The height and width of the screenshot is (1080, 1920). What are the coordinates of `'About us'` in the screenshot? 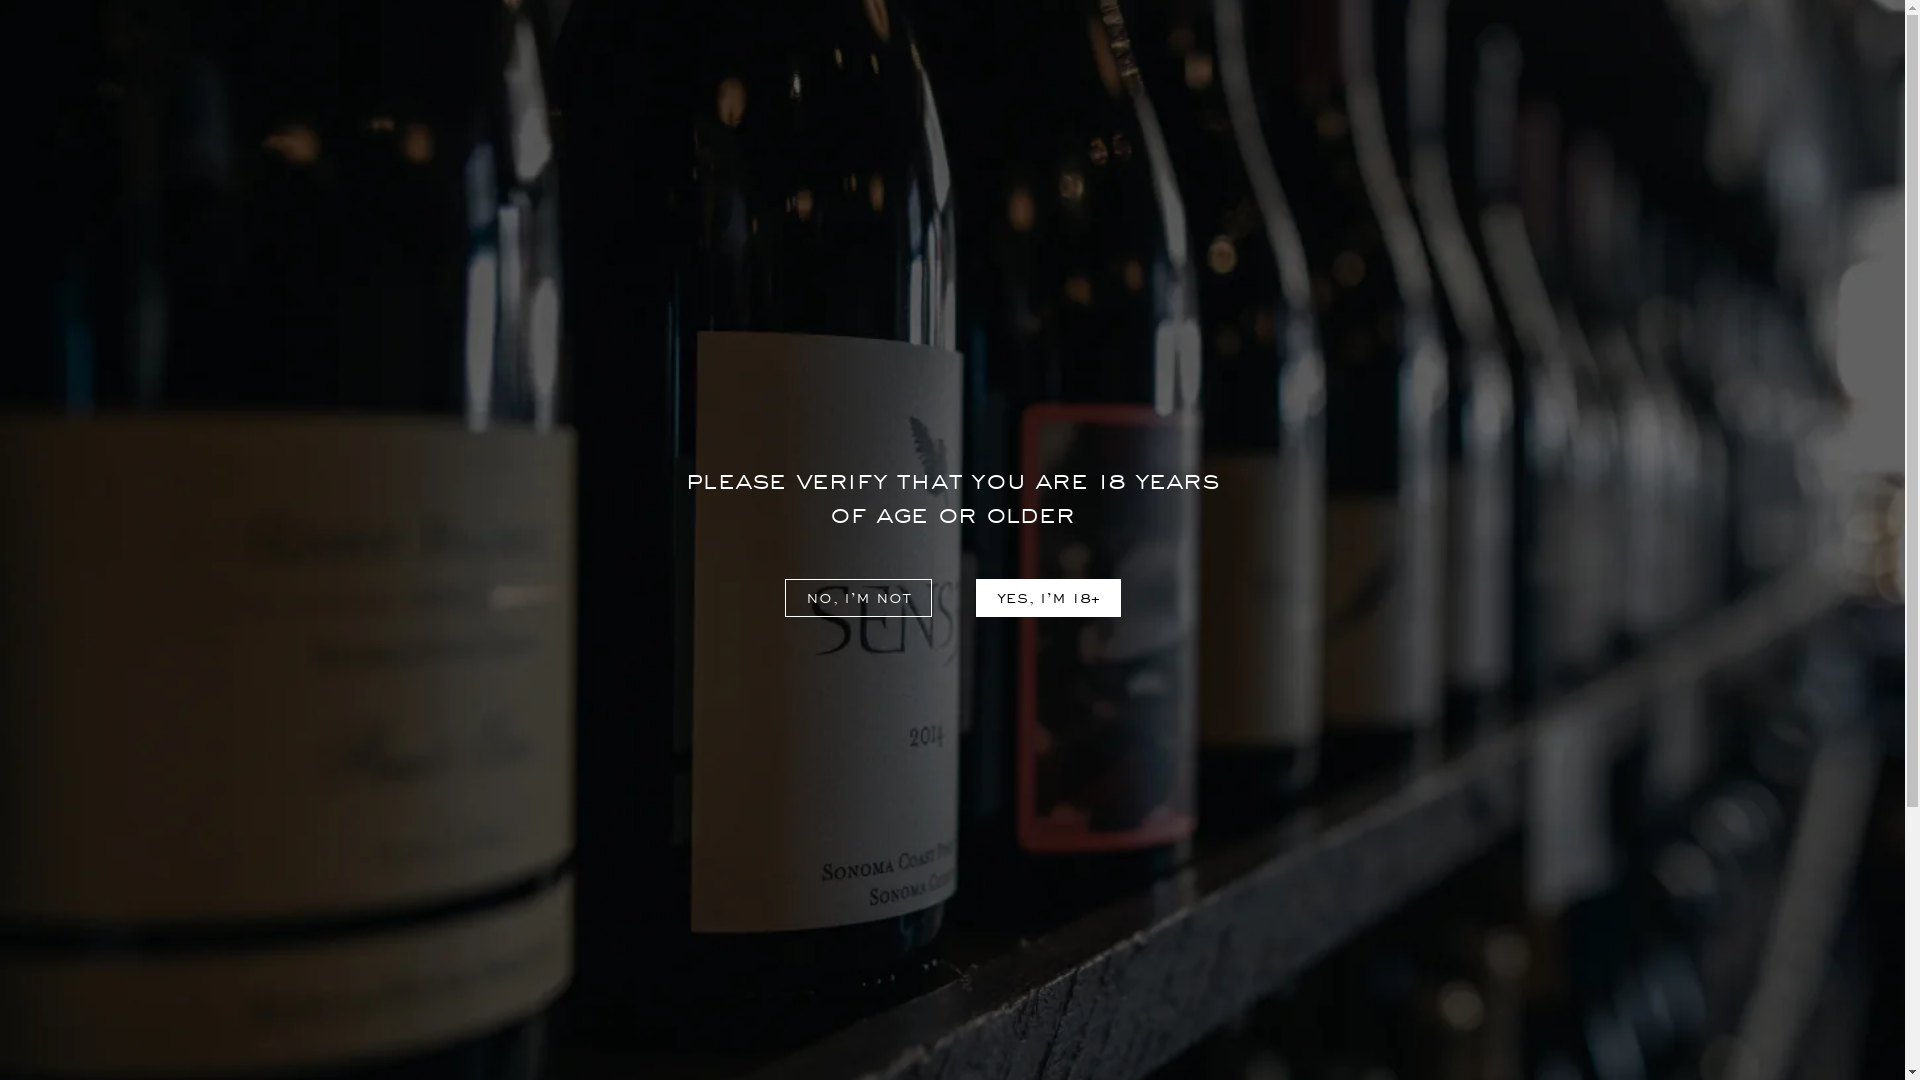 It's located at (608, 902).